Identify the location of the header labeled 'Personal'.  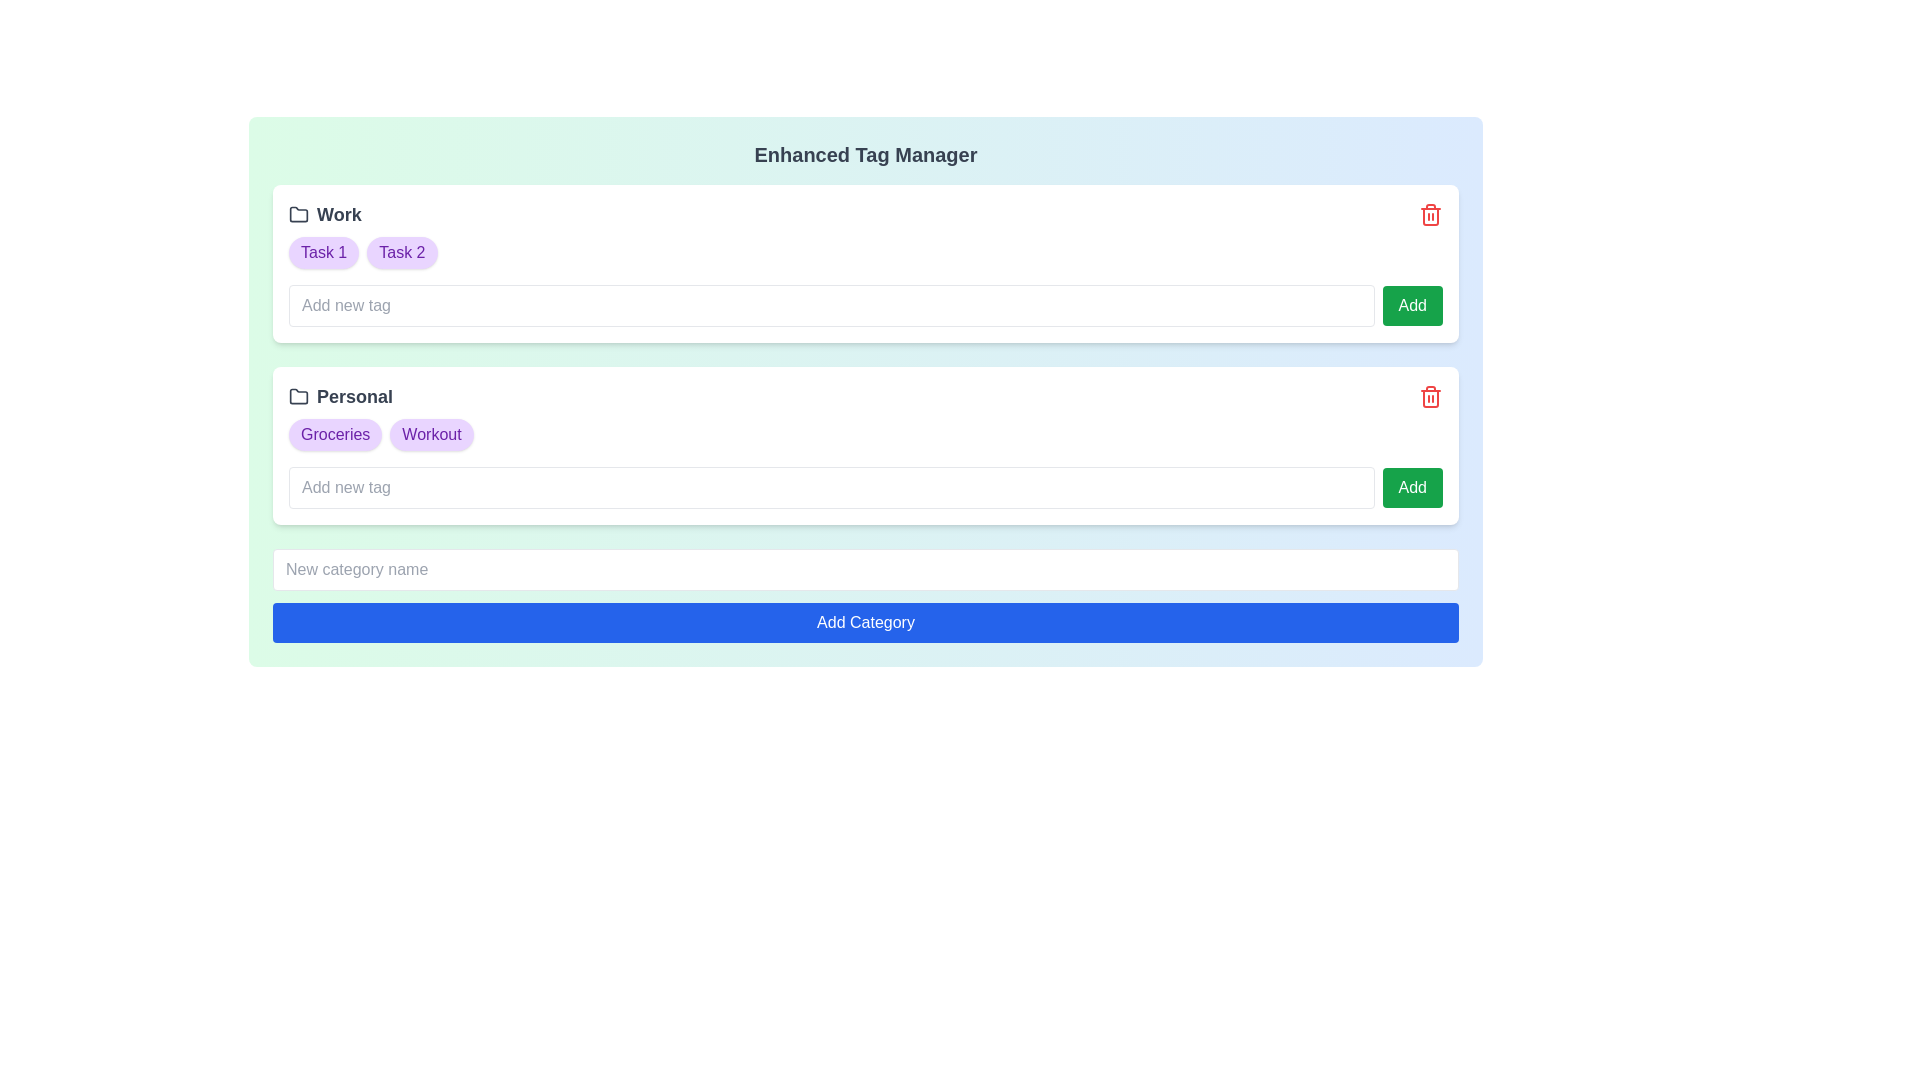
(865, 397).